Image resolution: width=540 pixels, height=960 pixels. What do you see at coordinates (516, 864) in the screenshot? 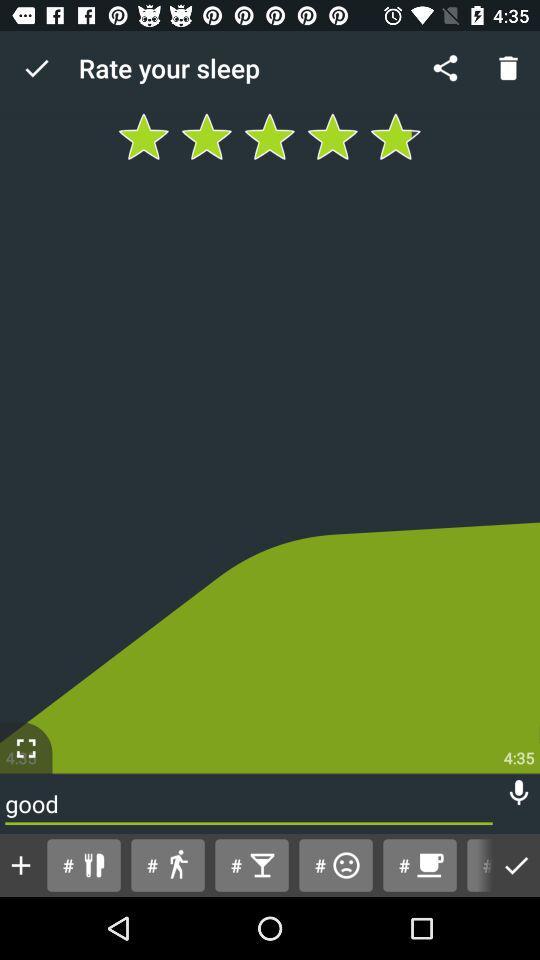
I see `complete` at bounding box center [516, 864].